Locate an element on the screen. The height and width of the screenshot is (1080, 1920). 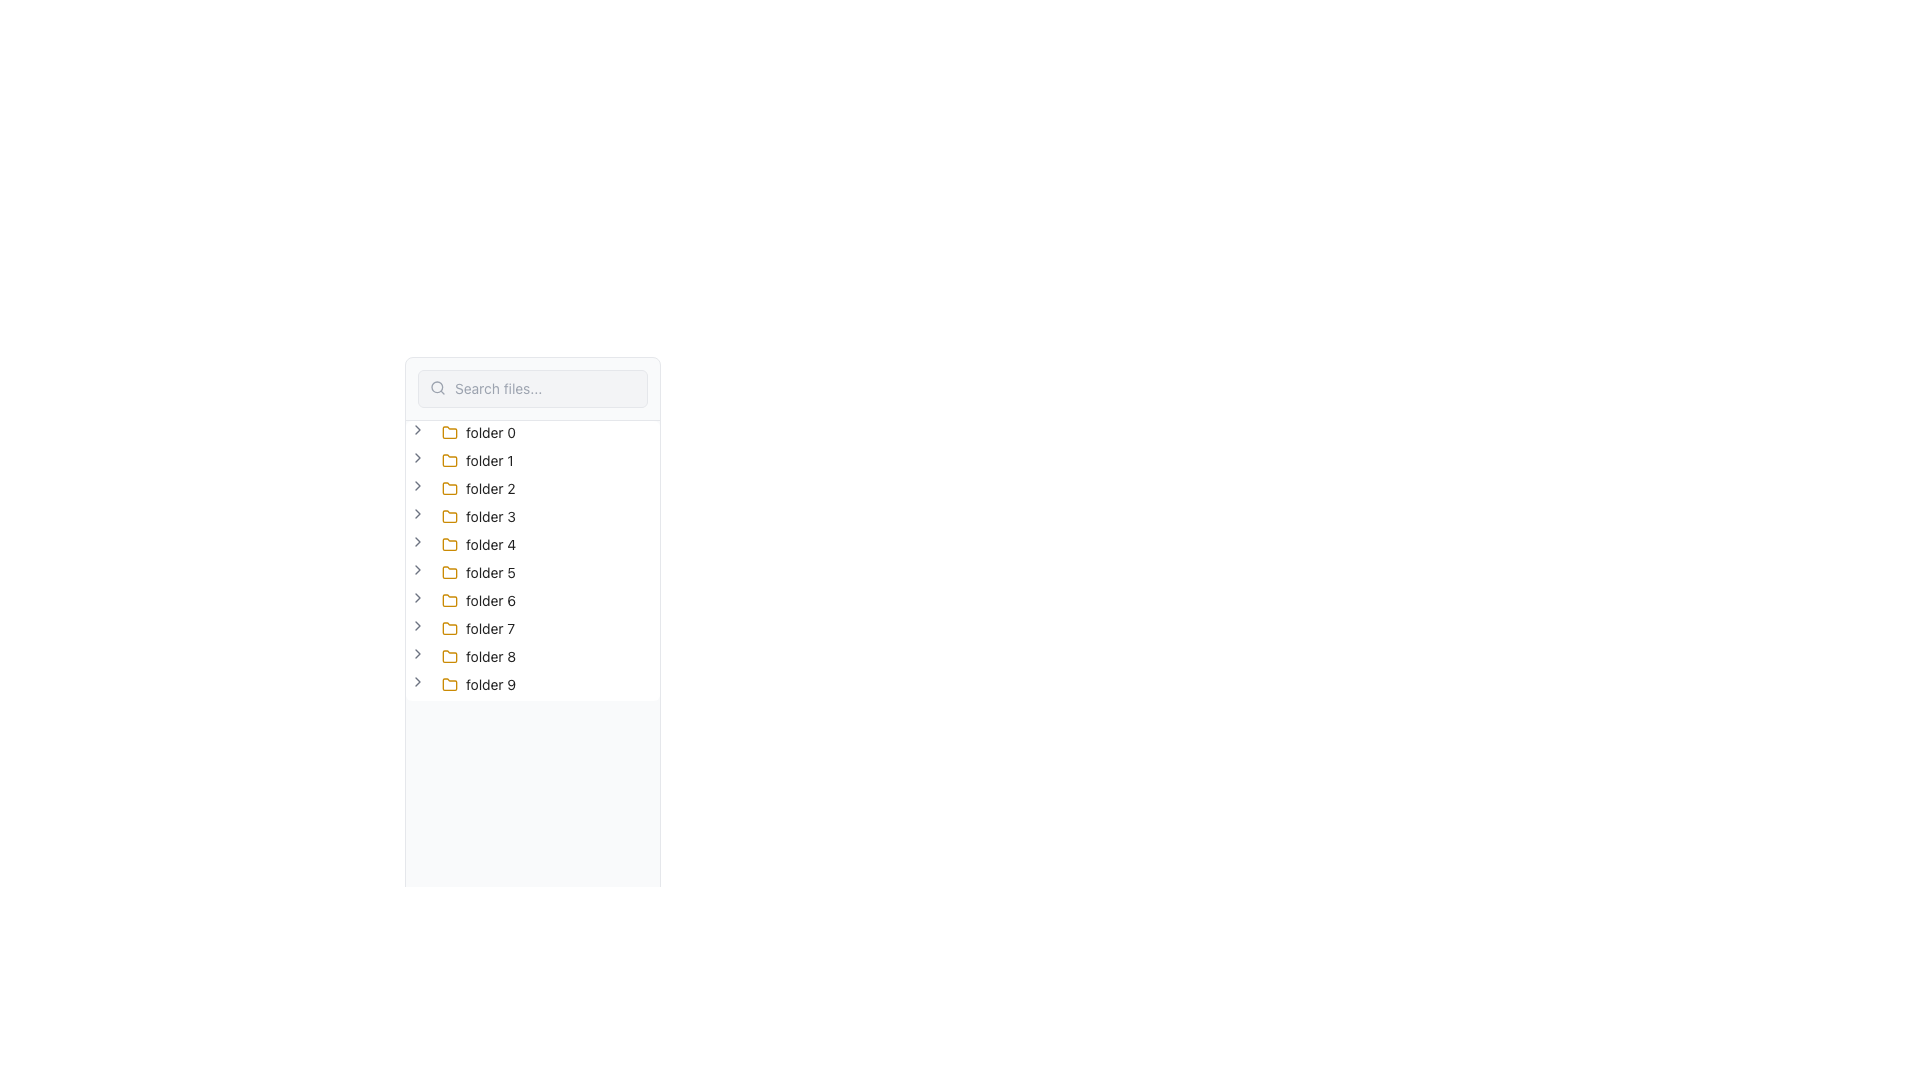
the gray chevron icon next to the 'folder 1' label is located at coordinates (416, 461).